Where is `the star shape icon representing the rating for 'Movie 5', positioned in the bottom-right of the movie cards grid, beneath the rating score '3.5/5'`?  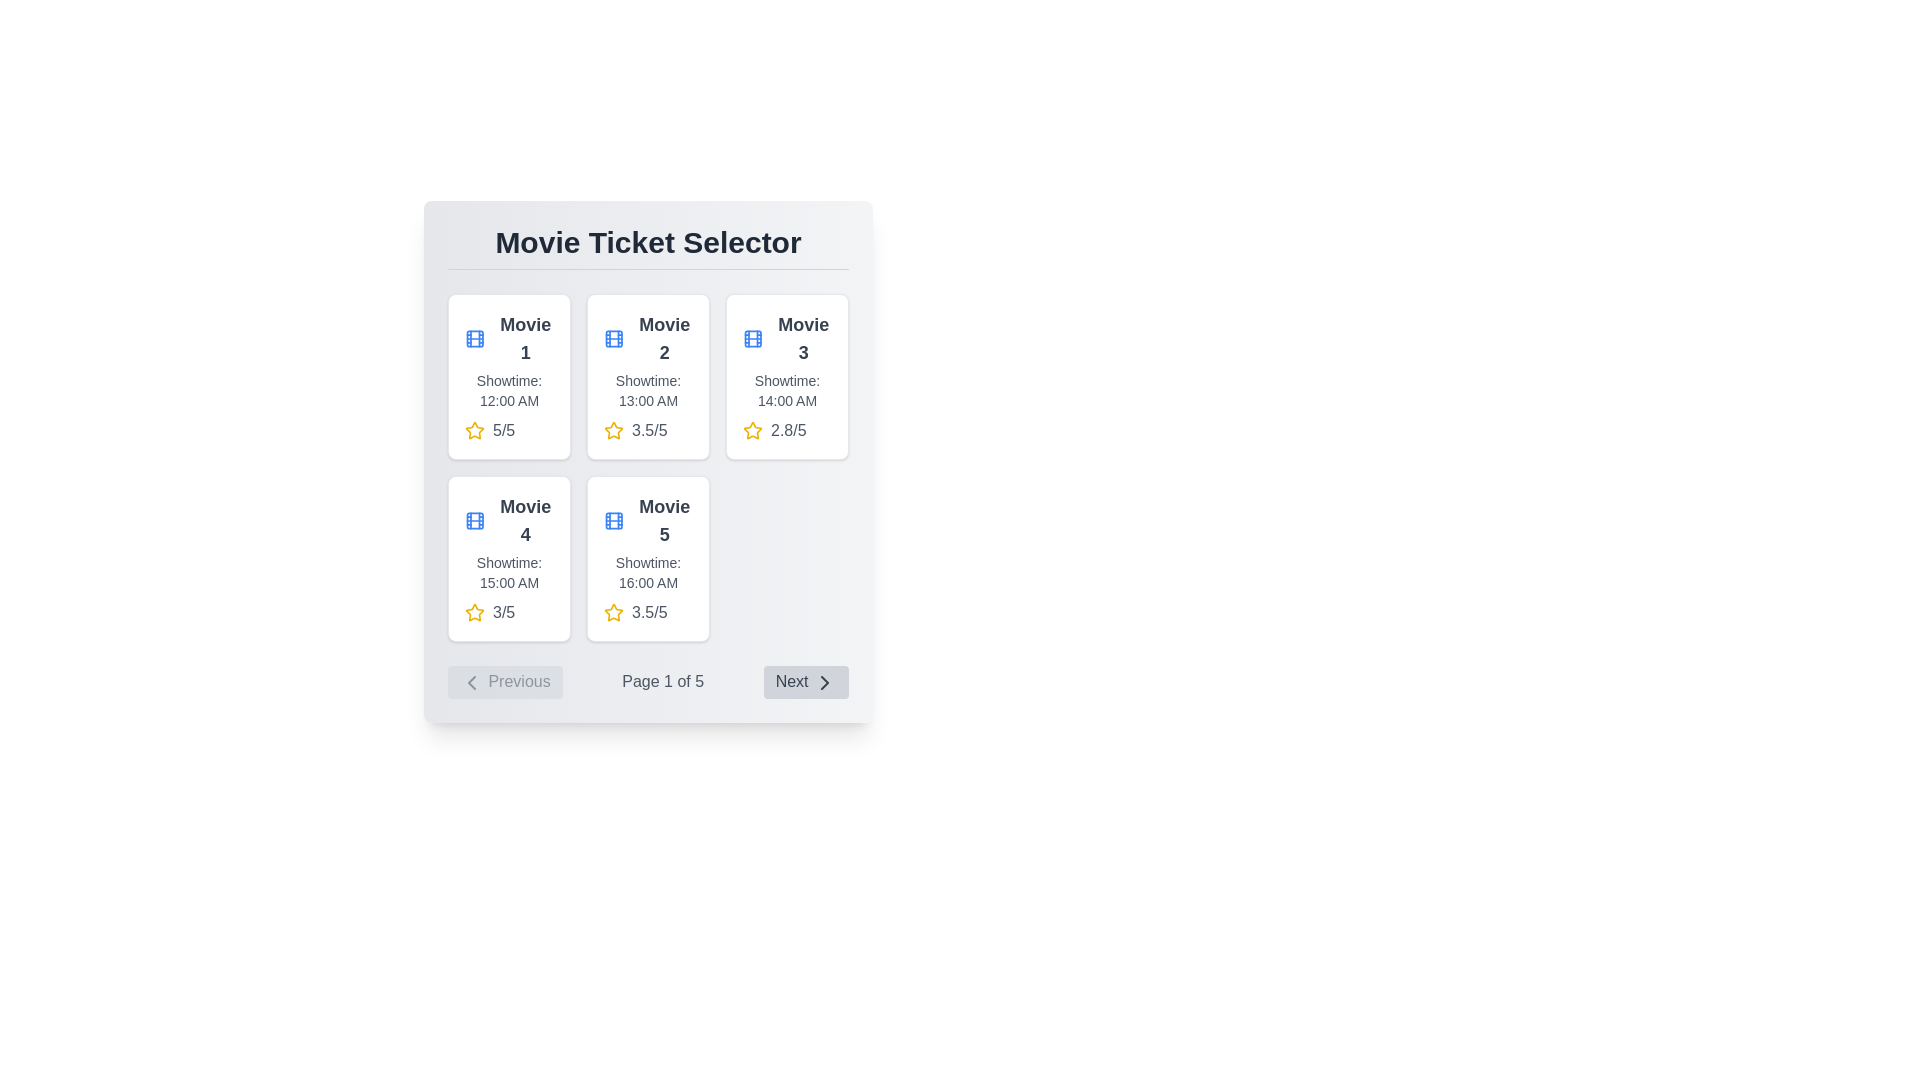 the star shape icon representing the rating for 'Movie 5', positioned in the bottom-right of the movie cards grid, beneath the rating score '3.5/5' is located at coordinates (613, 611).